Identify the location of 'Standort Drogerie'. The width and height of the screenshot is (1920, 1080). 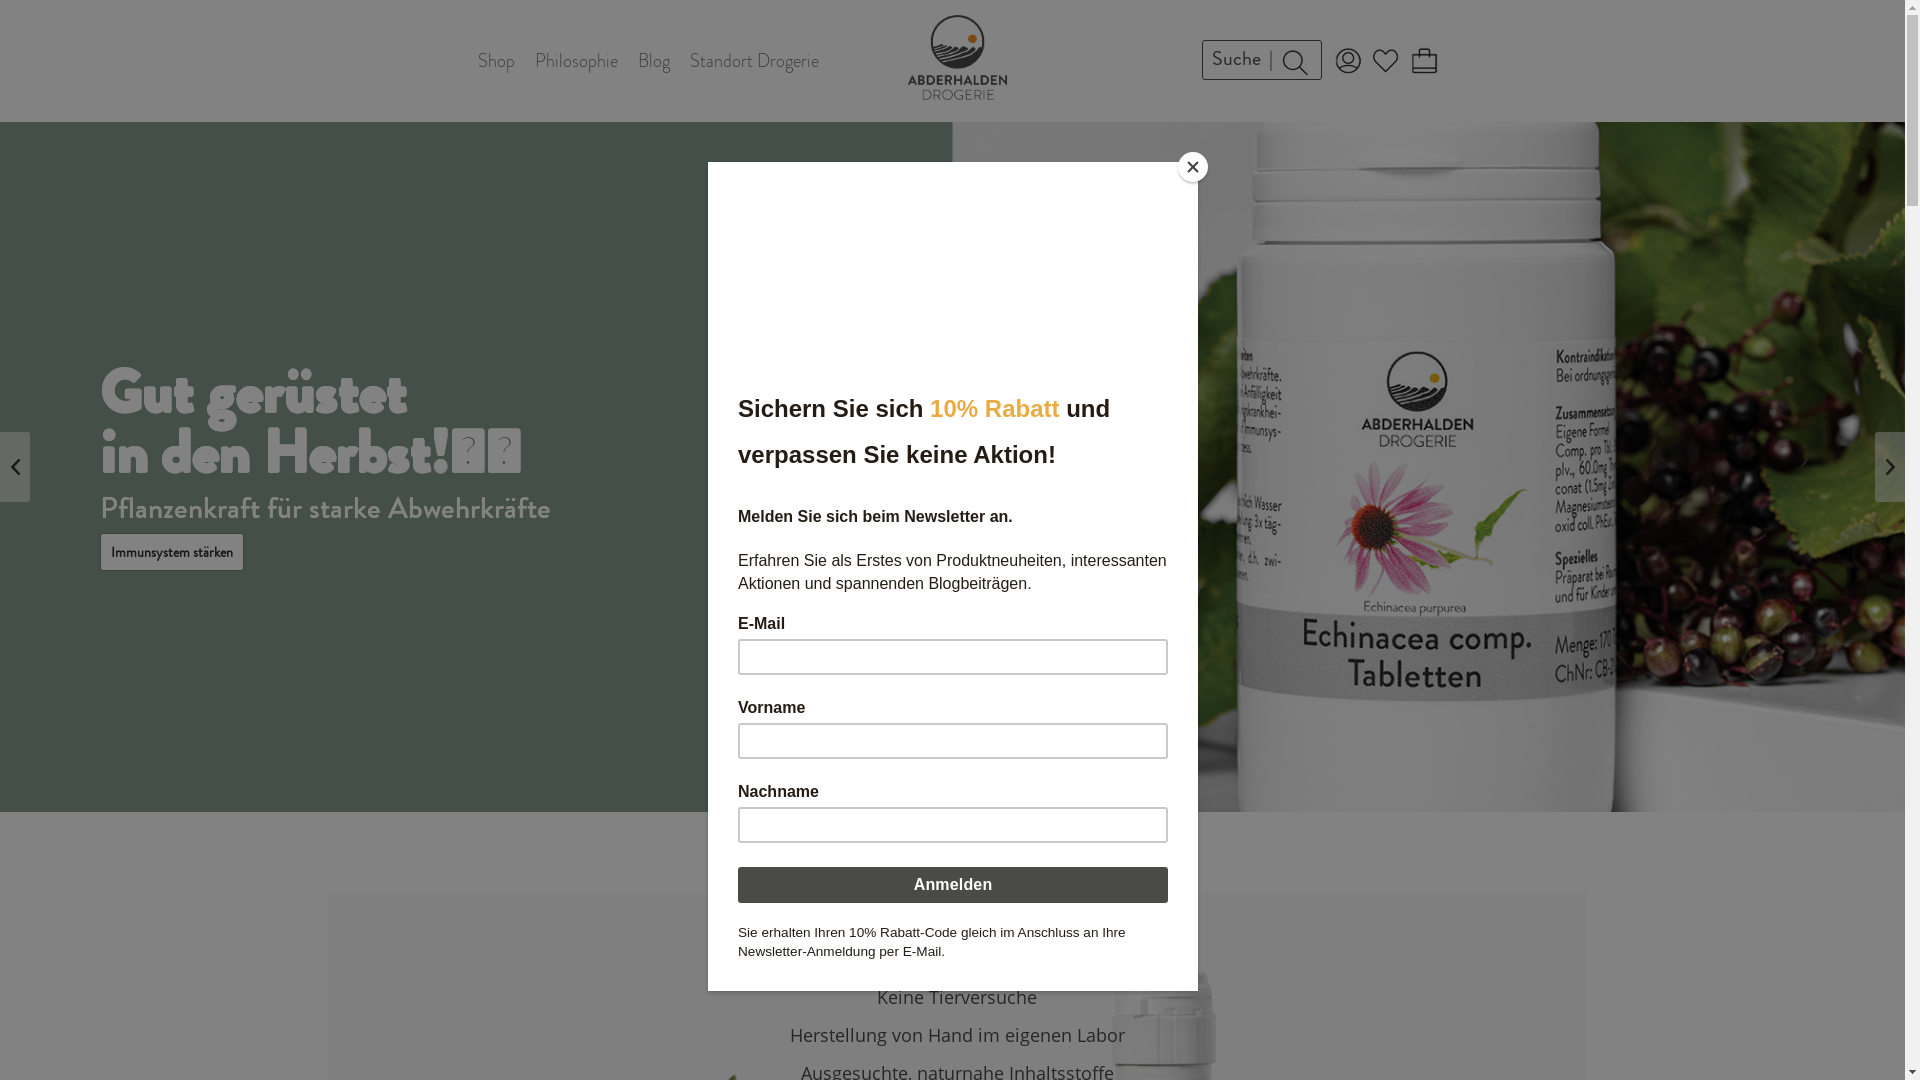
(753, 60).